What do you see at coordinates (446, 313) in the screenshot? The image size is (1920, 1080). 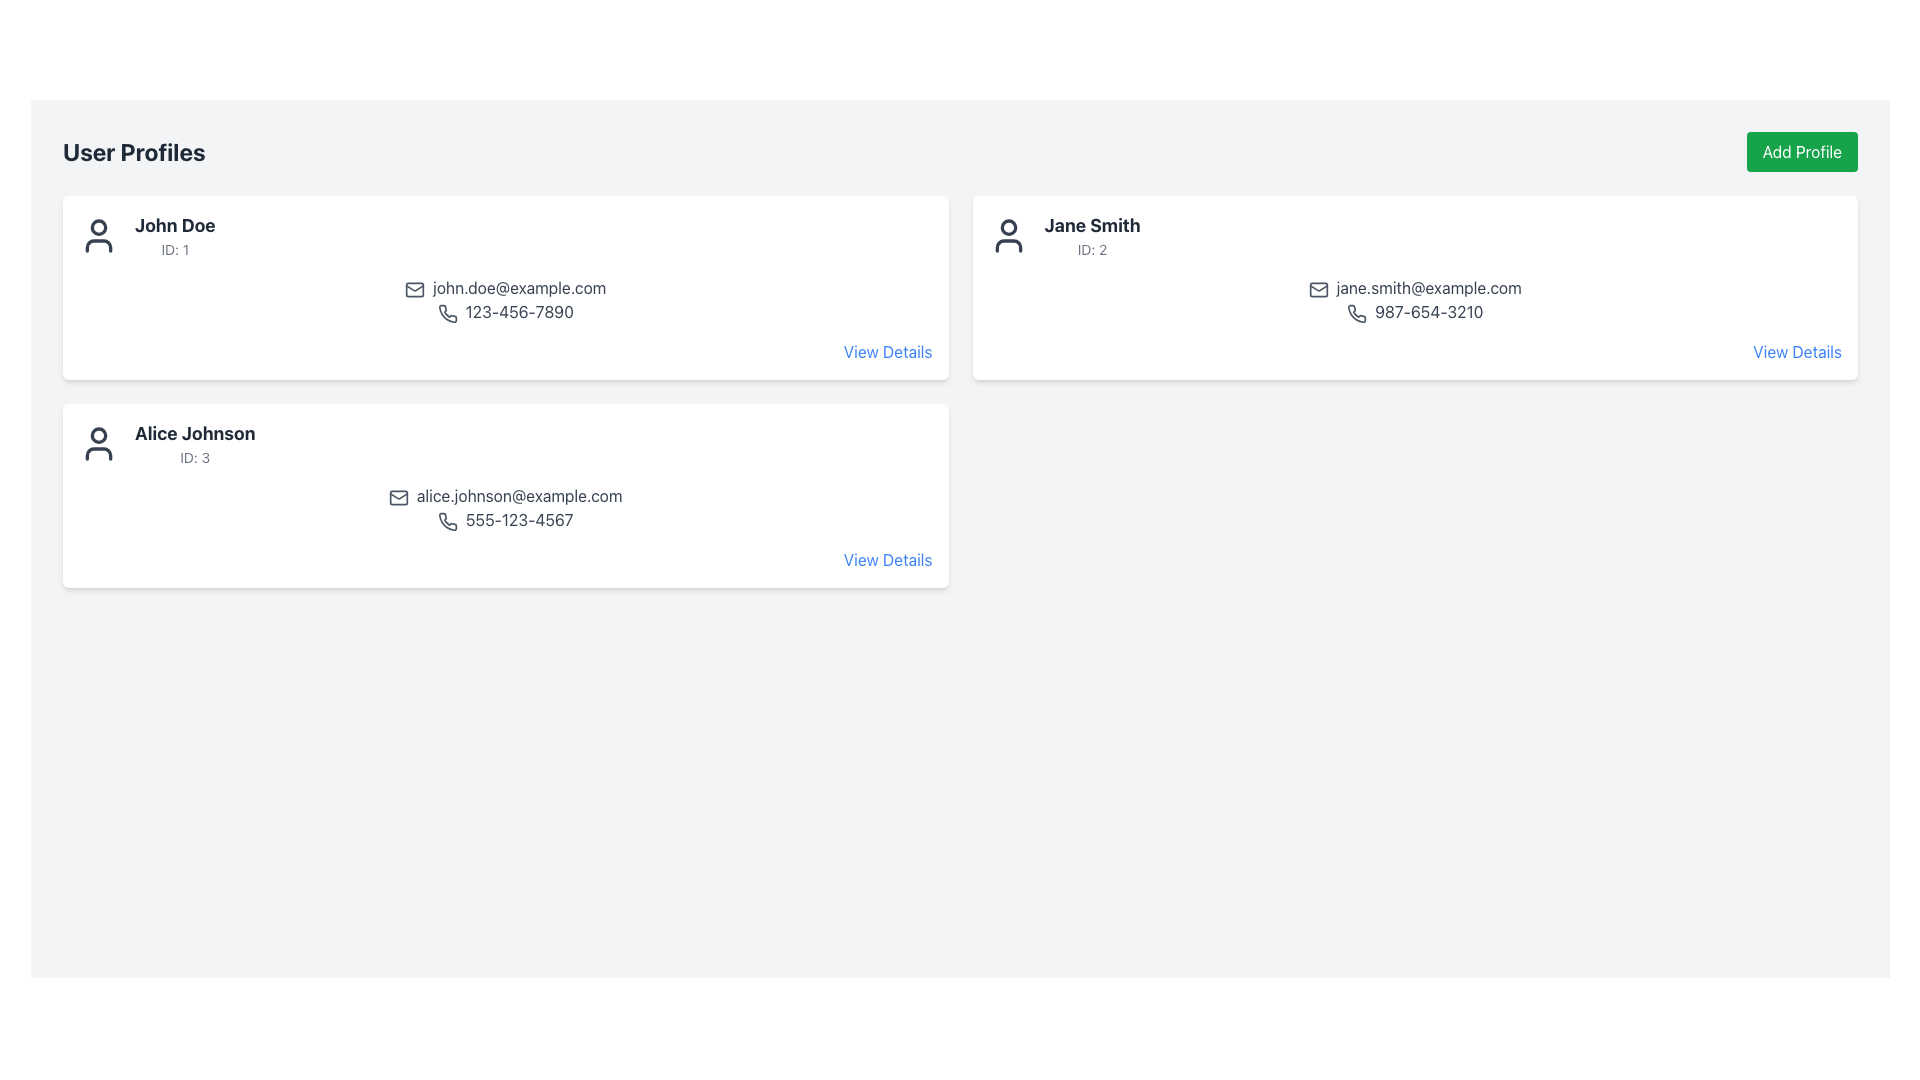 I see `the phone icon, which is a traditional handset depicted in a minimalistic style, located in the contact details section of a user profile card` at bounding box center [446, 313].